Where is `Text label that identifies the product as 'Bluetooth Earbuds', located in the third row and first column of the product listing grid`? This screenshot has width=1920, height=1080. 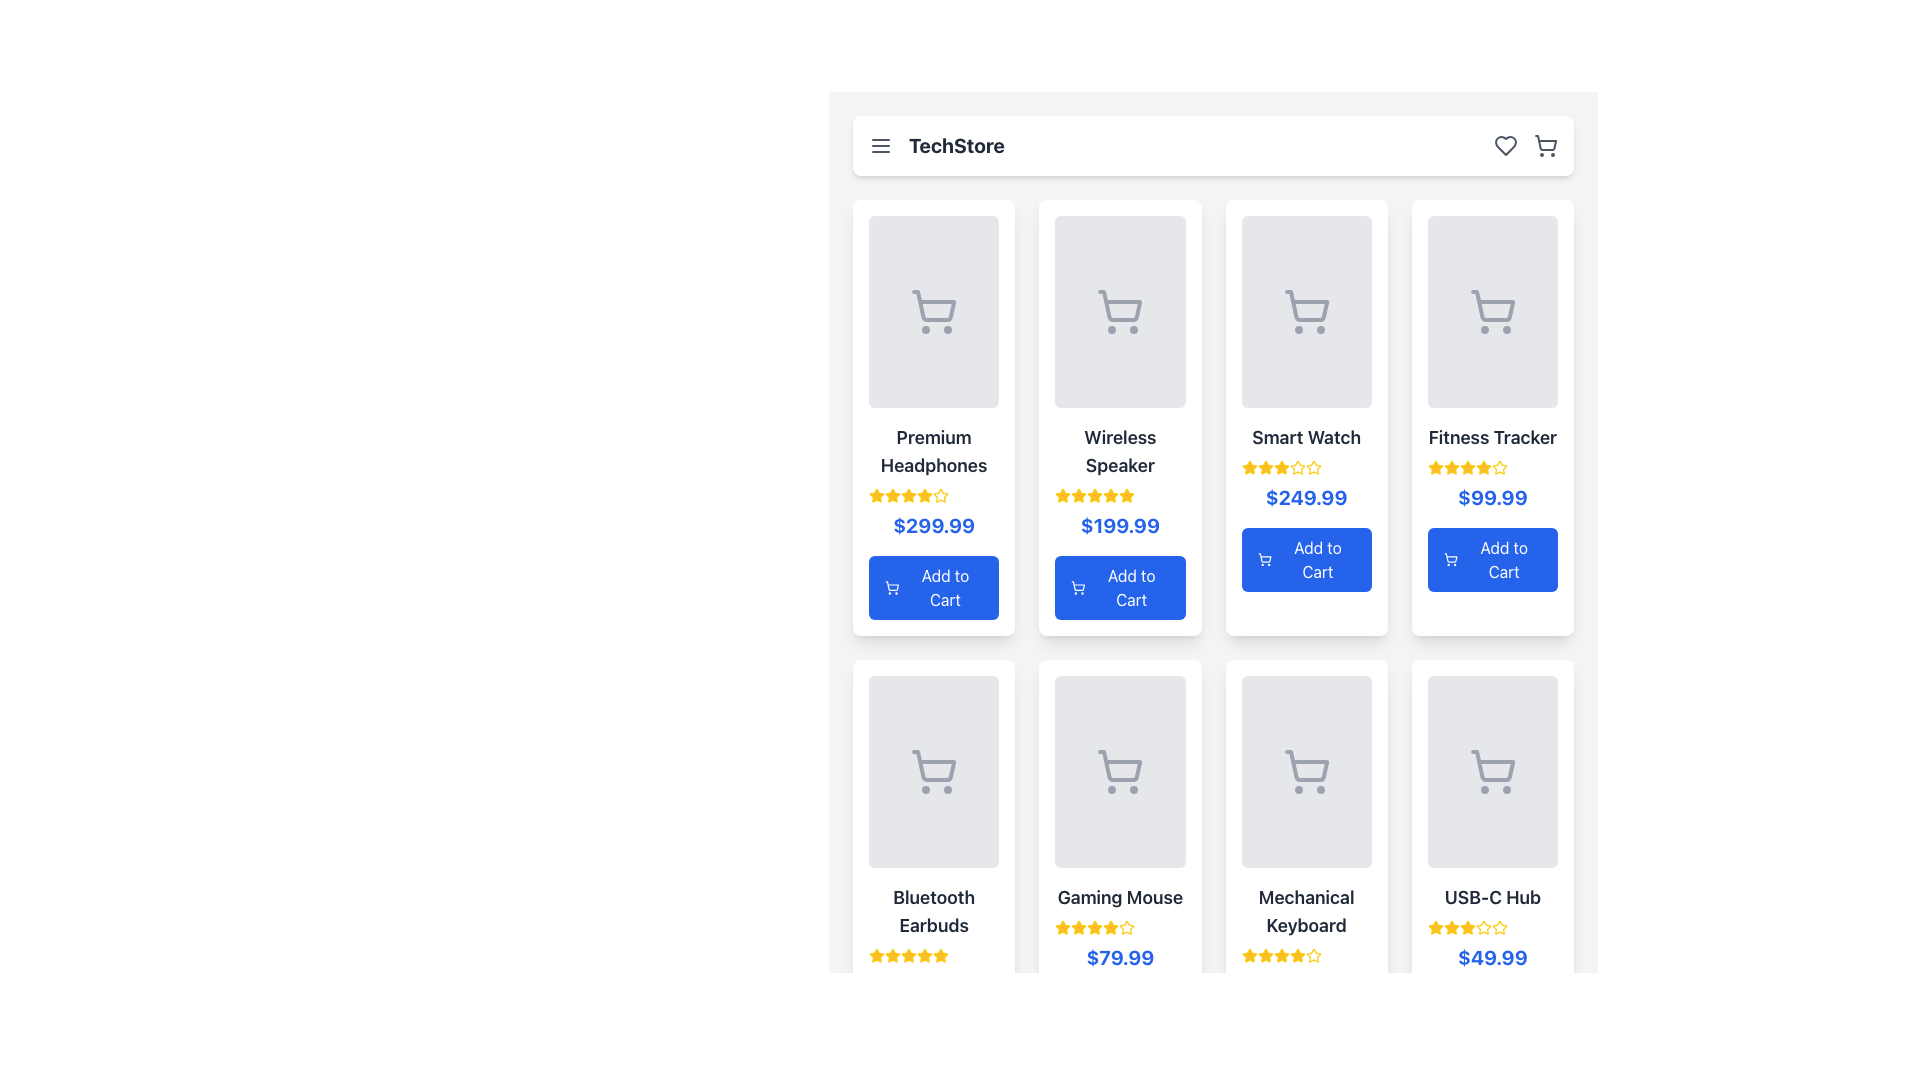
Text label that identifies the product as 'Bluetooth Earbuds', located in the third row and first column of the product listing grid is located at coordinates (933, 911).